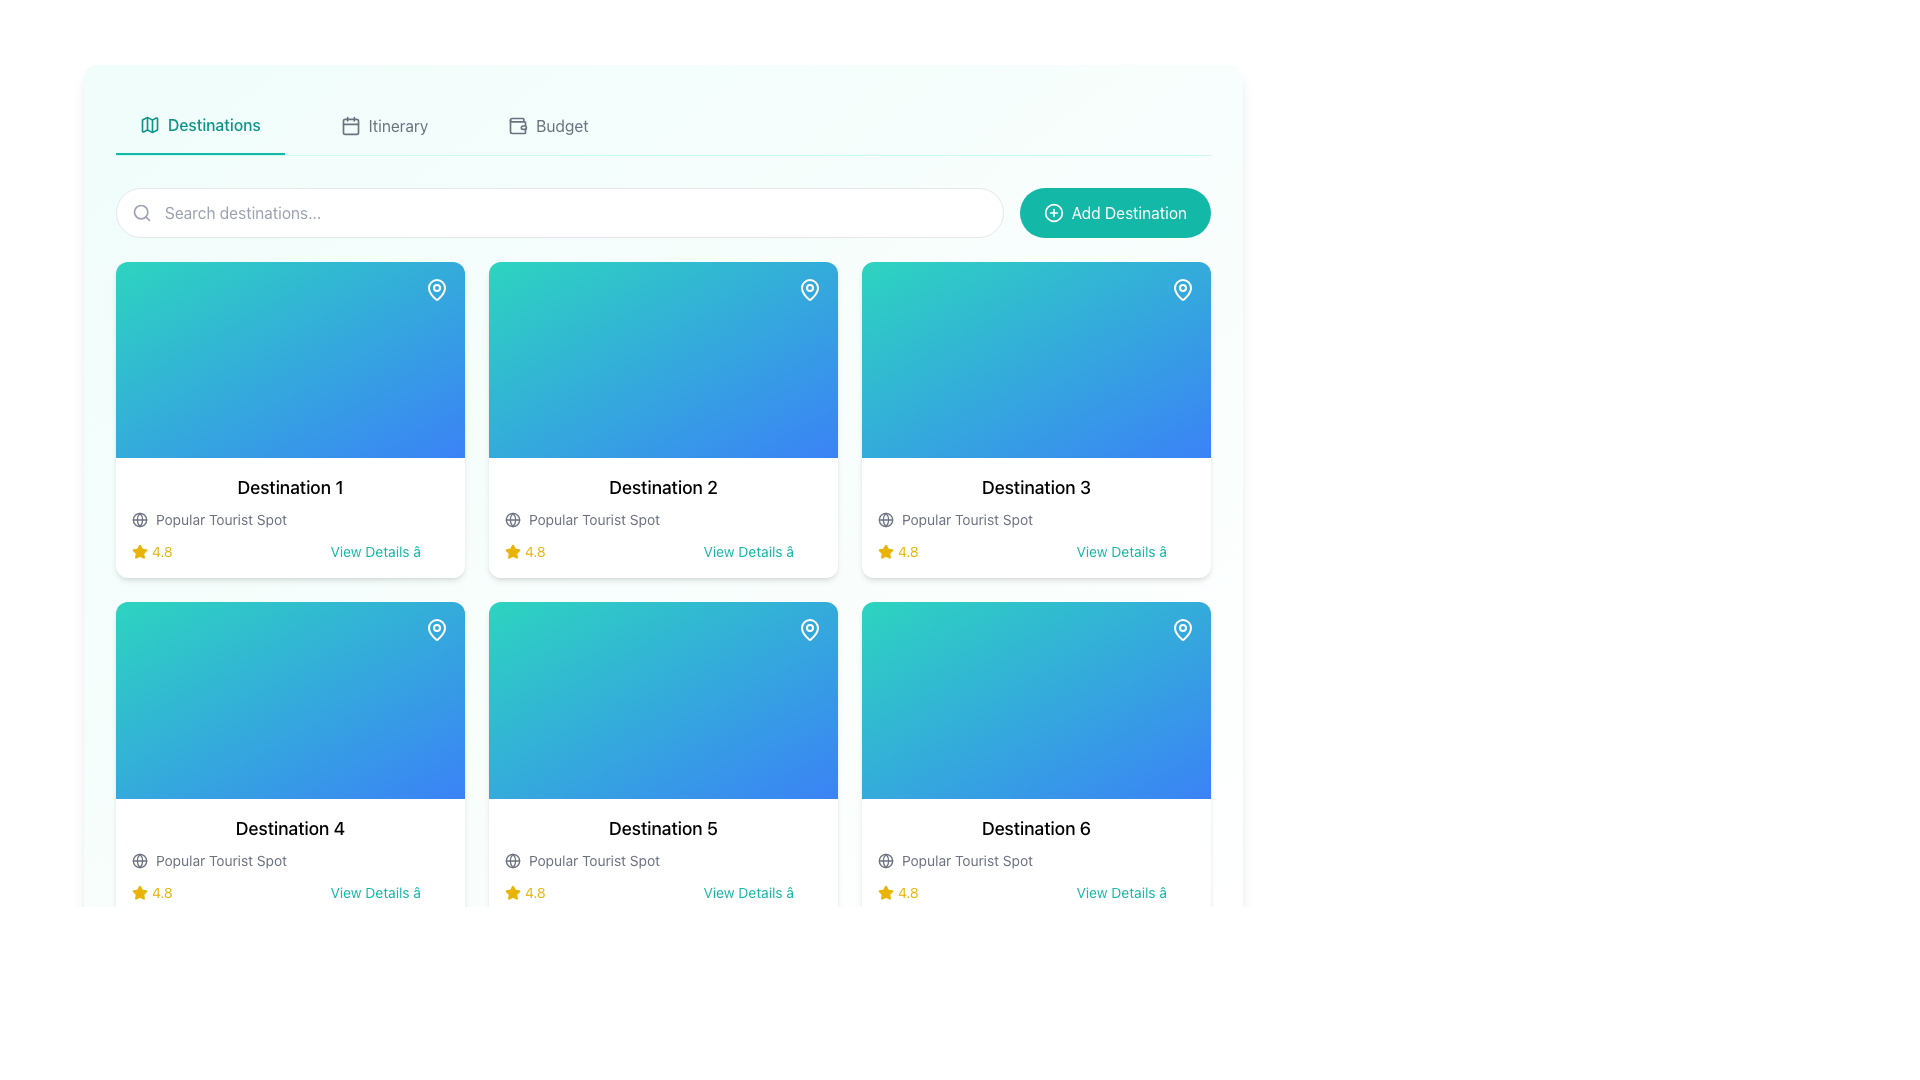  I want to click on the globe icon, which is a circular outline with meridian lines and an equatorial line, located to the left of the text 'Popular Tourist Spot' under the title 'Destination 3', so click(138, 519).